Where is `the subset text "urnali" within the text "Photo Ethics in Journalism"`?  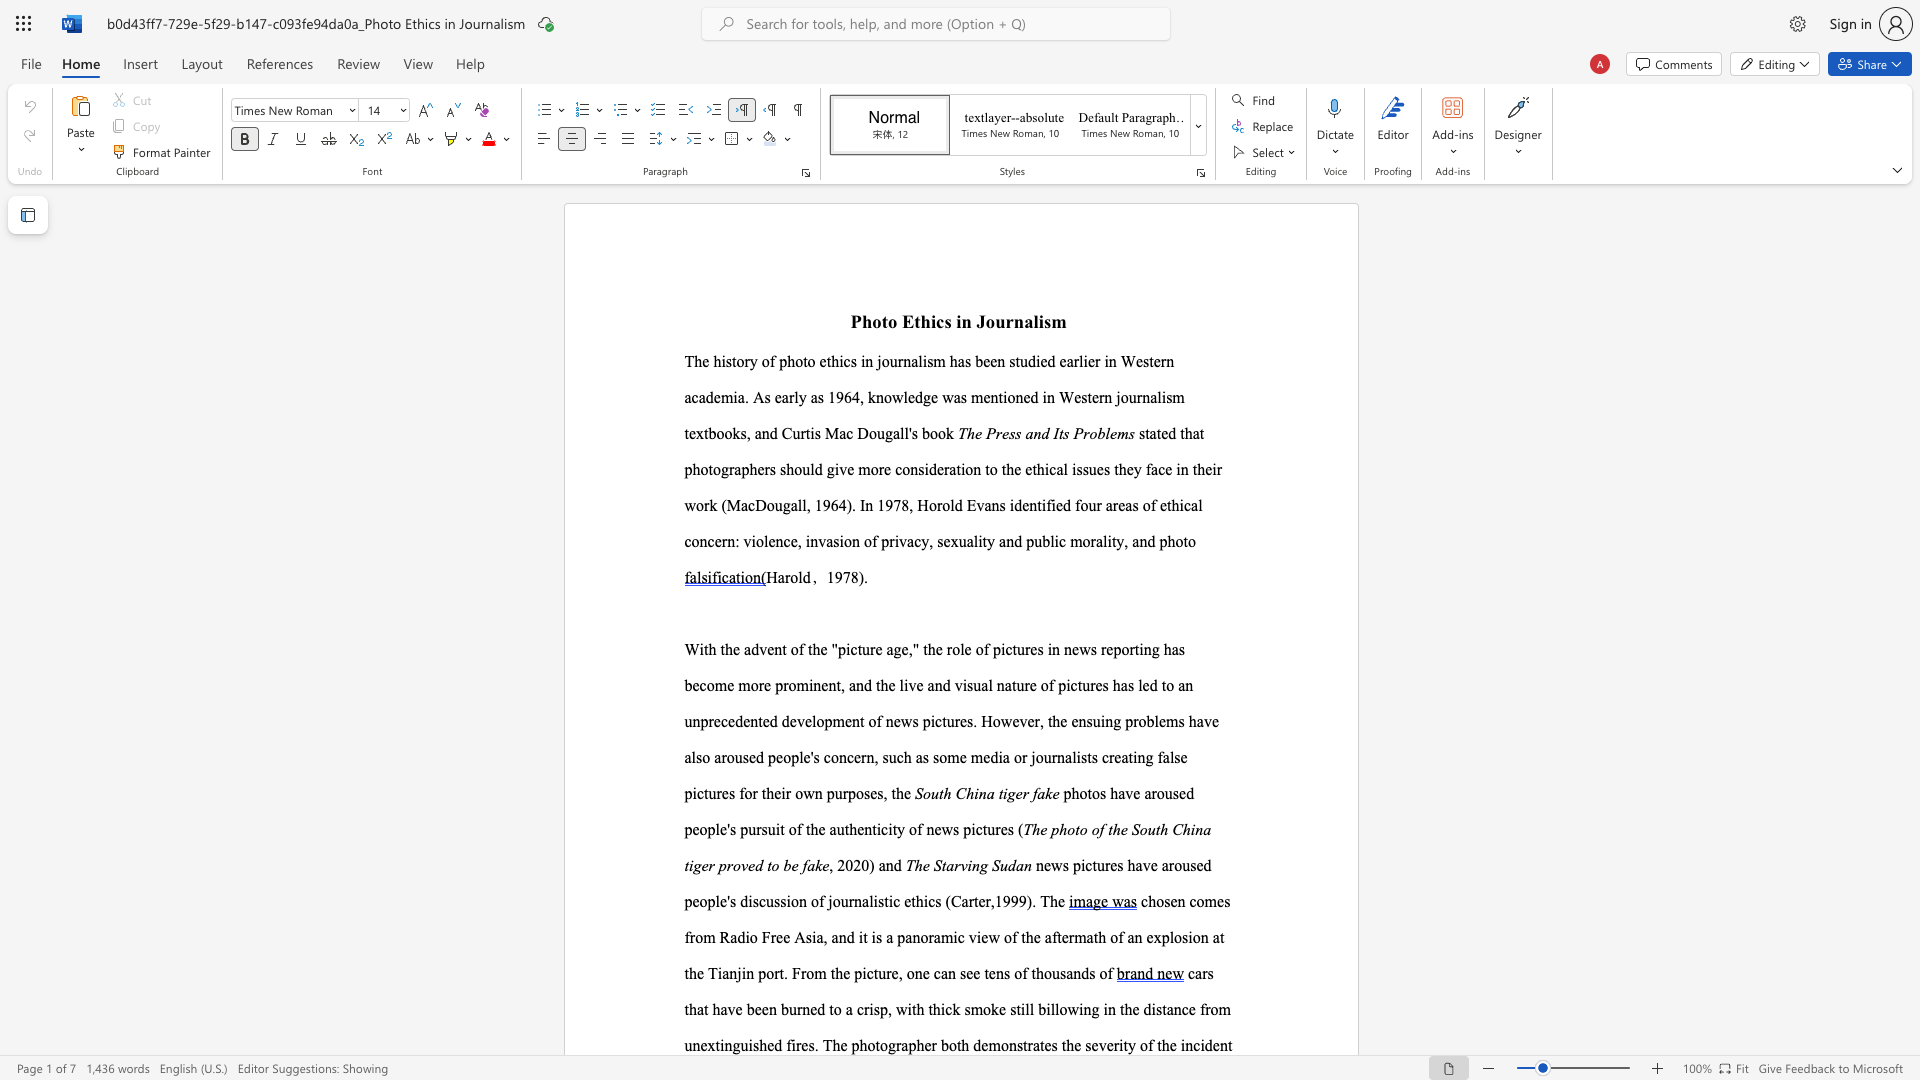
the subset text "urnali" within the text "Photo Ethics in Journalism" is located at coordinates (995, 320).